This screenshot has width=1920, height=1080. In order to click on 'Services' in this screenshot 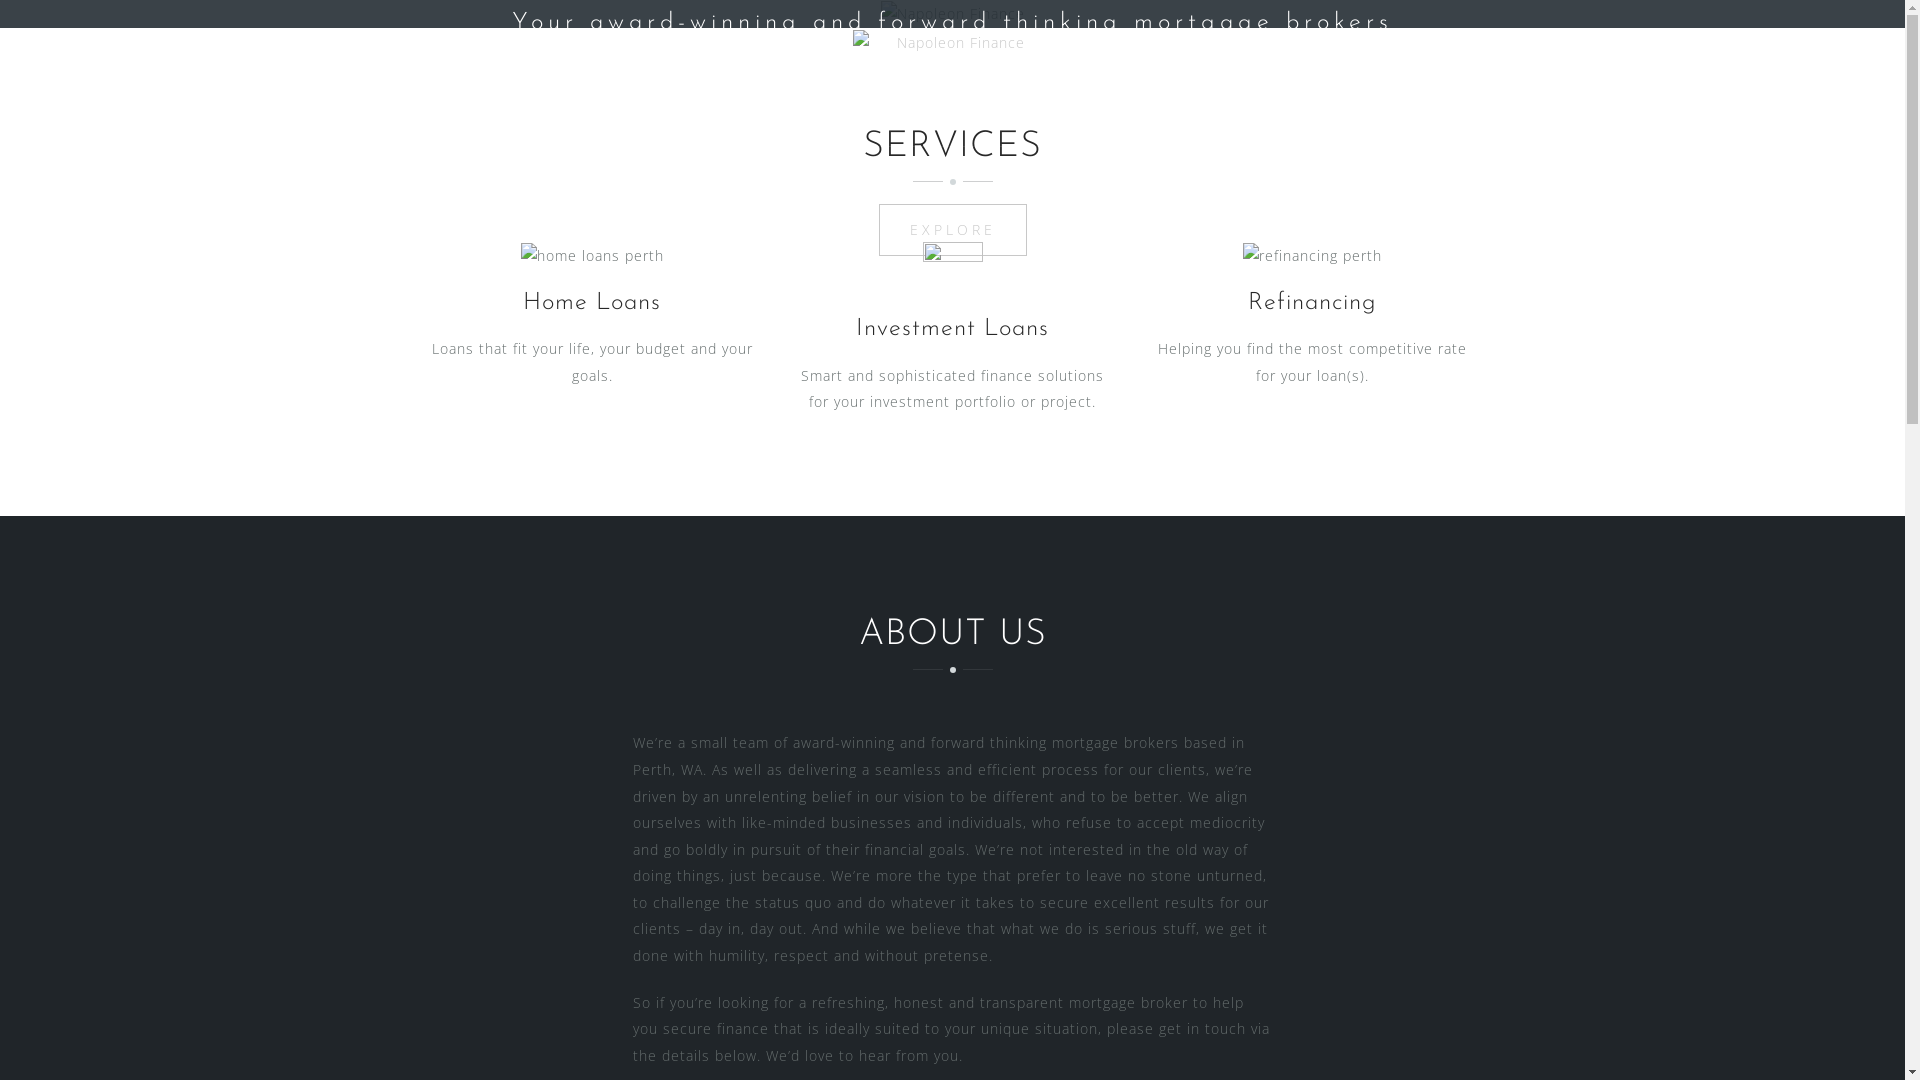, I will do `click(957, 104)`.